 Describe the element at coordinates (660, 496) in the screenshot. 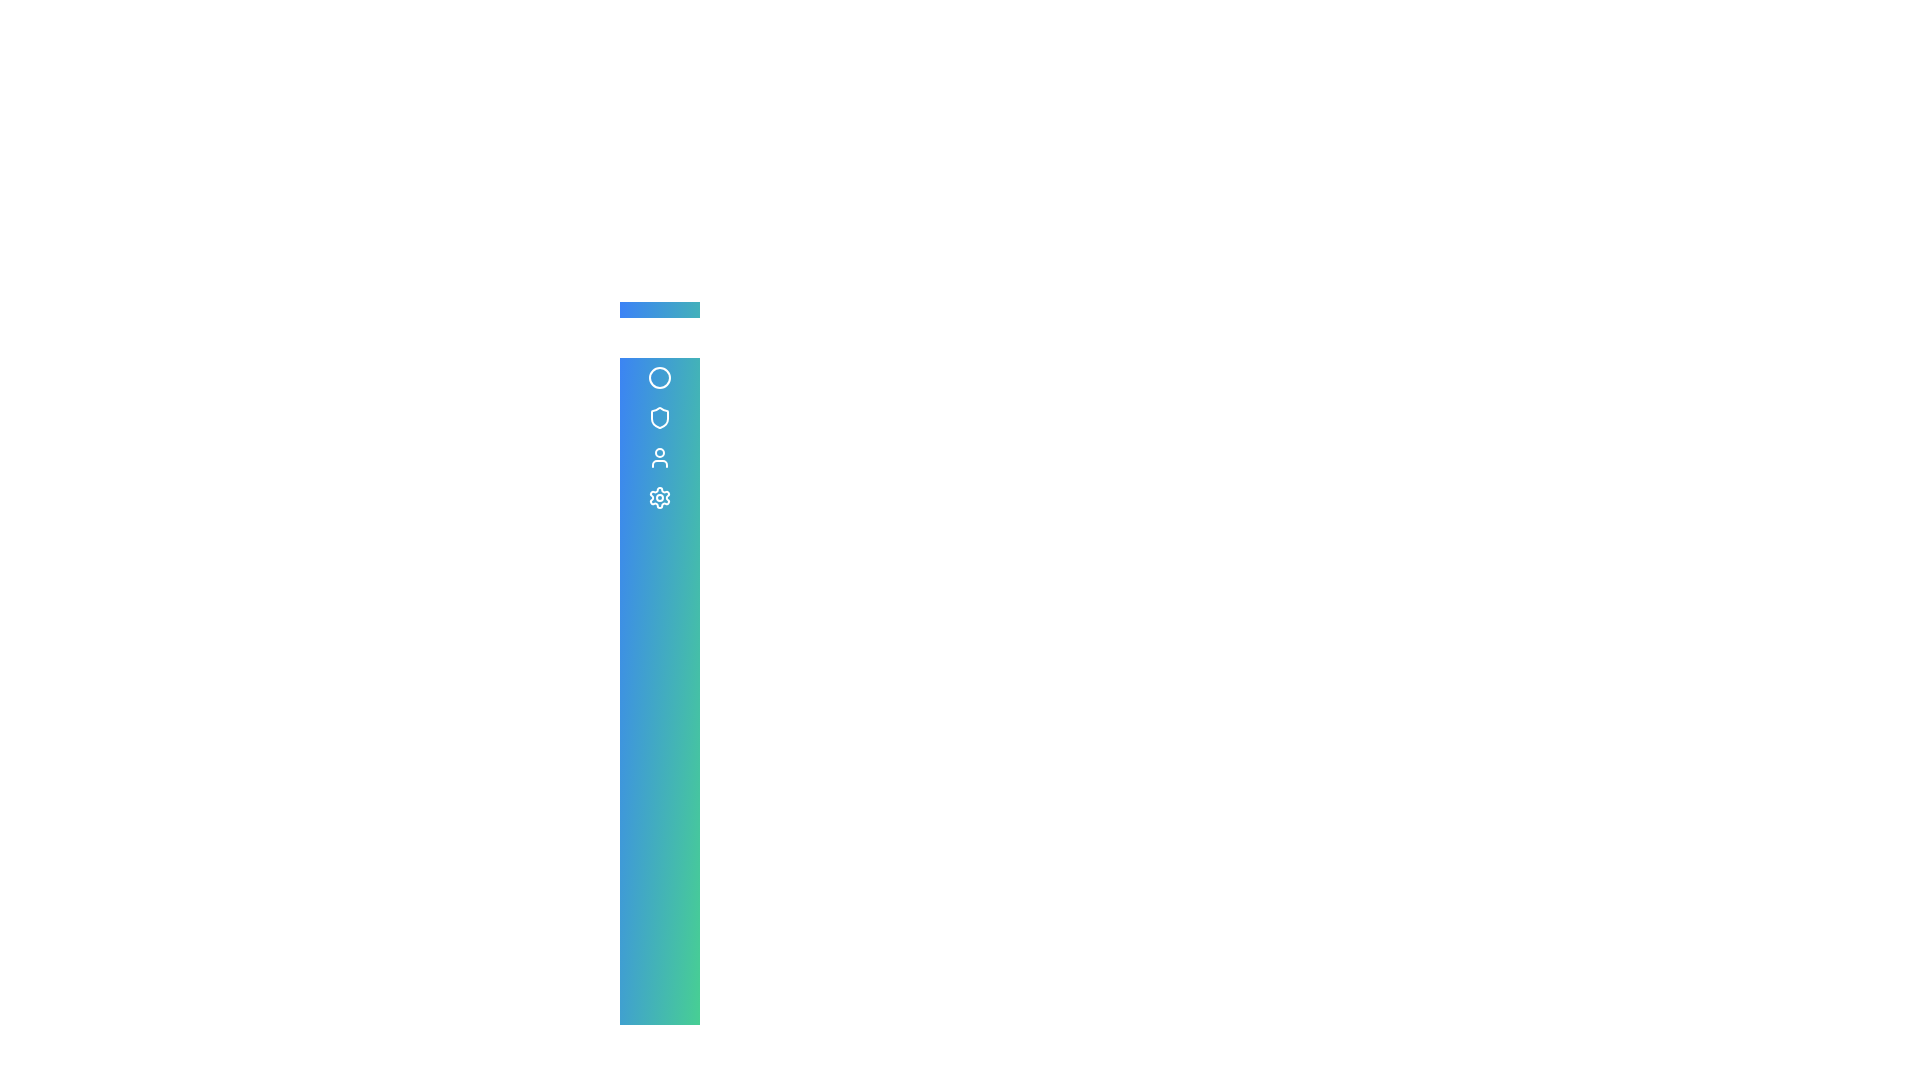

I see `the graphical icon with a cogwheel design, which represents settings or configuration options, located as the fourth item in the vertical toolbar on the right side of the main interface` at that location.